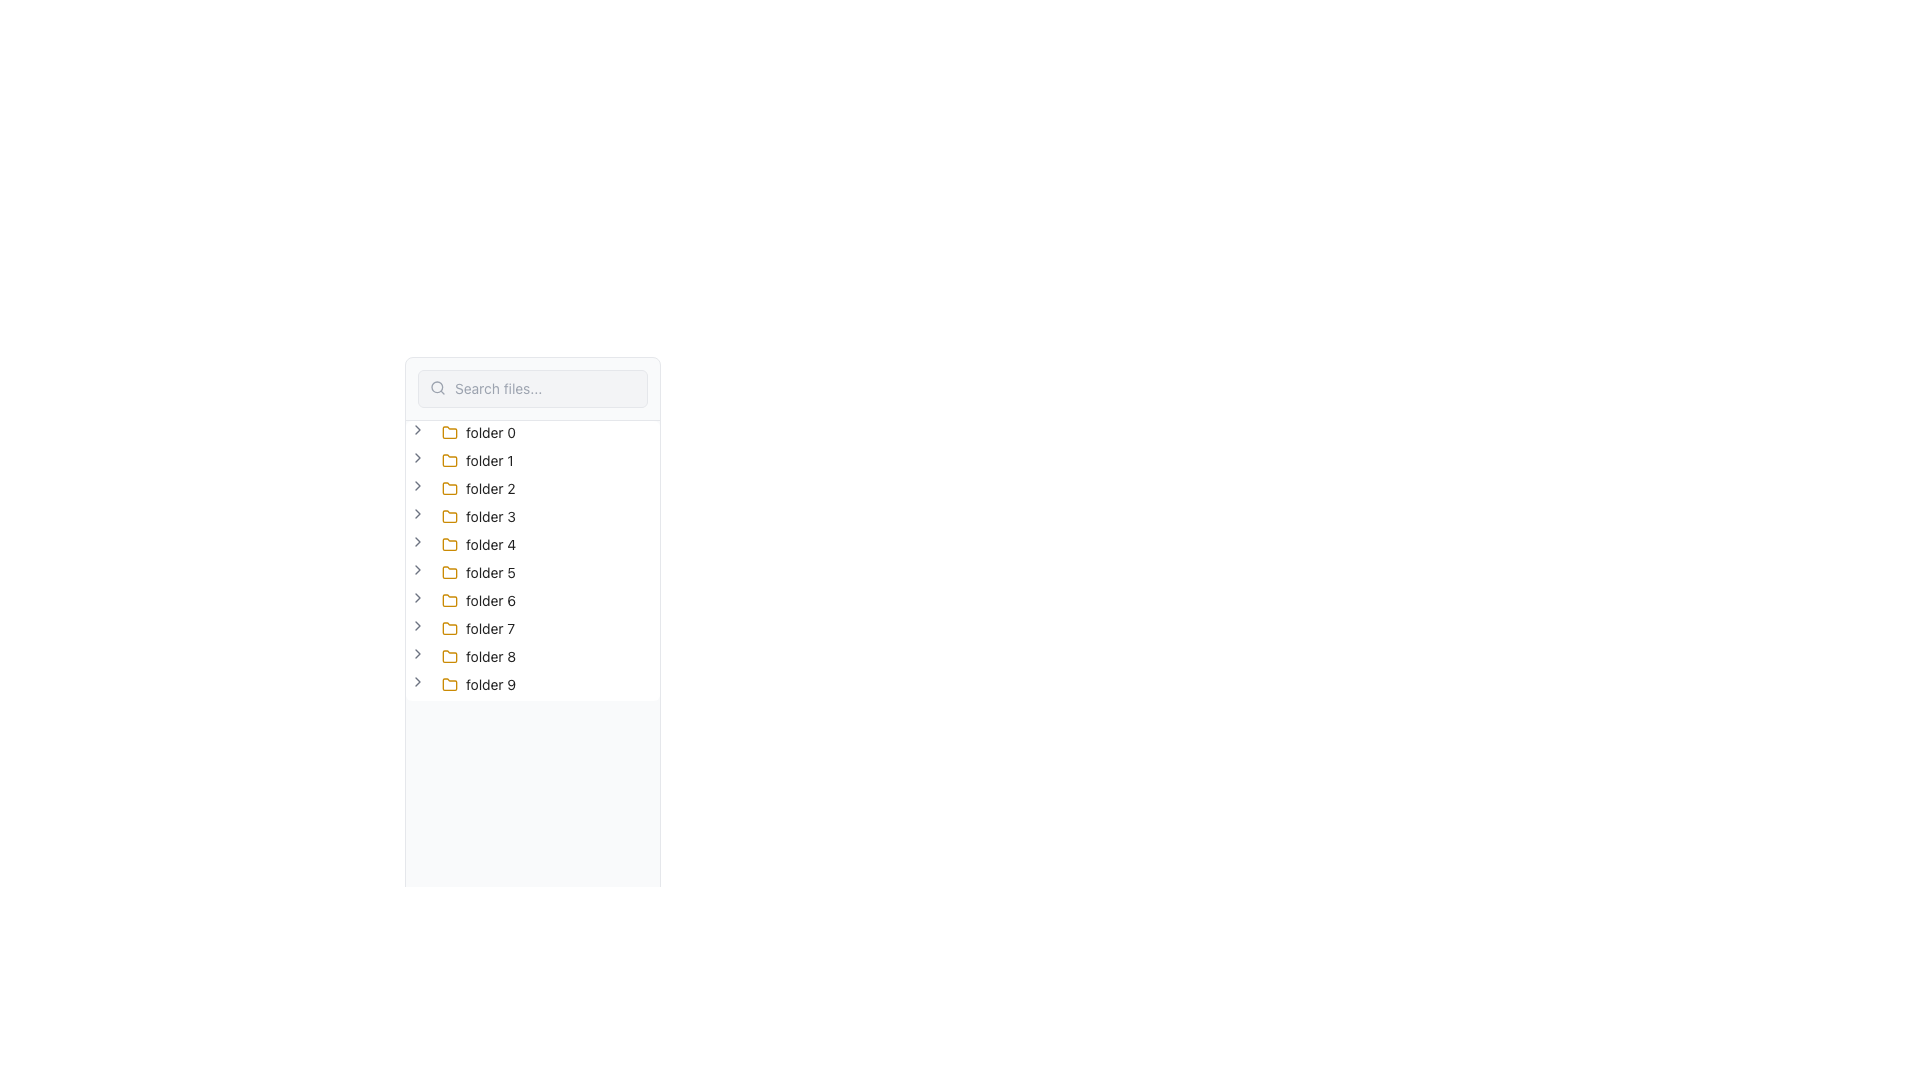 This screenshot has width=1920, height=1080. Describe the element at coordinates (416, 627) in the screenshot. I see `the Tree view toggle icon located to the left of 'folder 7'` at that location.